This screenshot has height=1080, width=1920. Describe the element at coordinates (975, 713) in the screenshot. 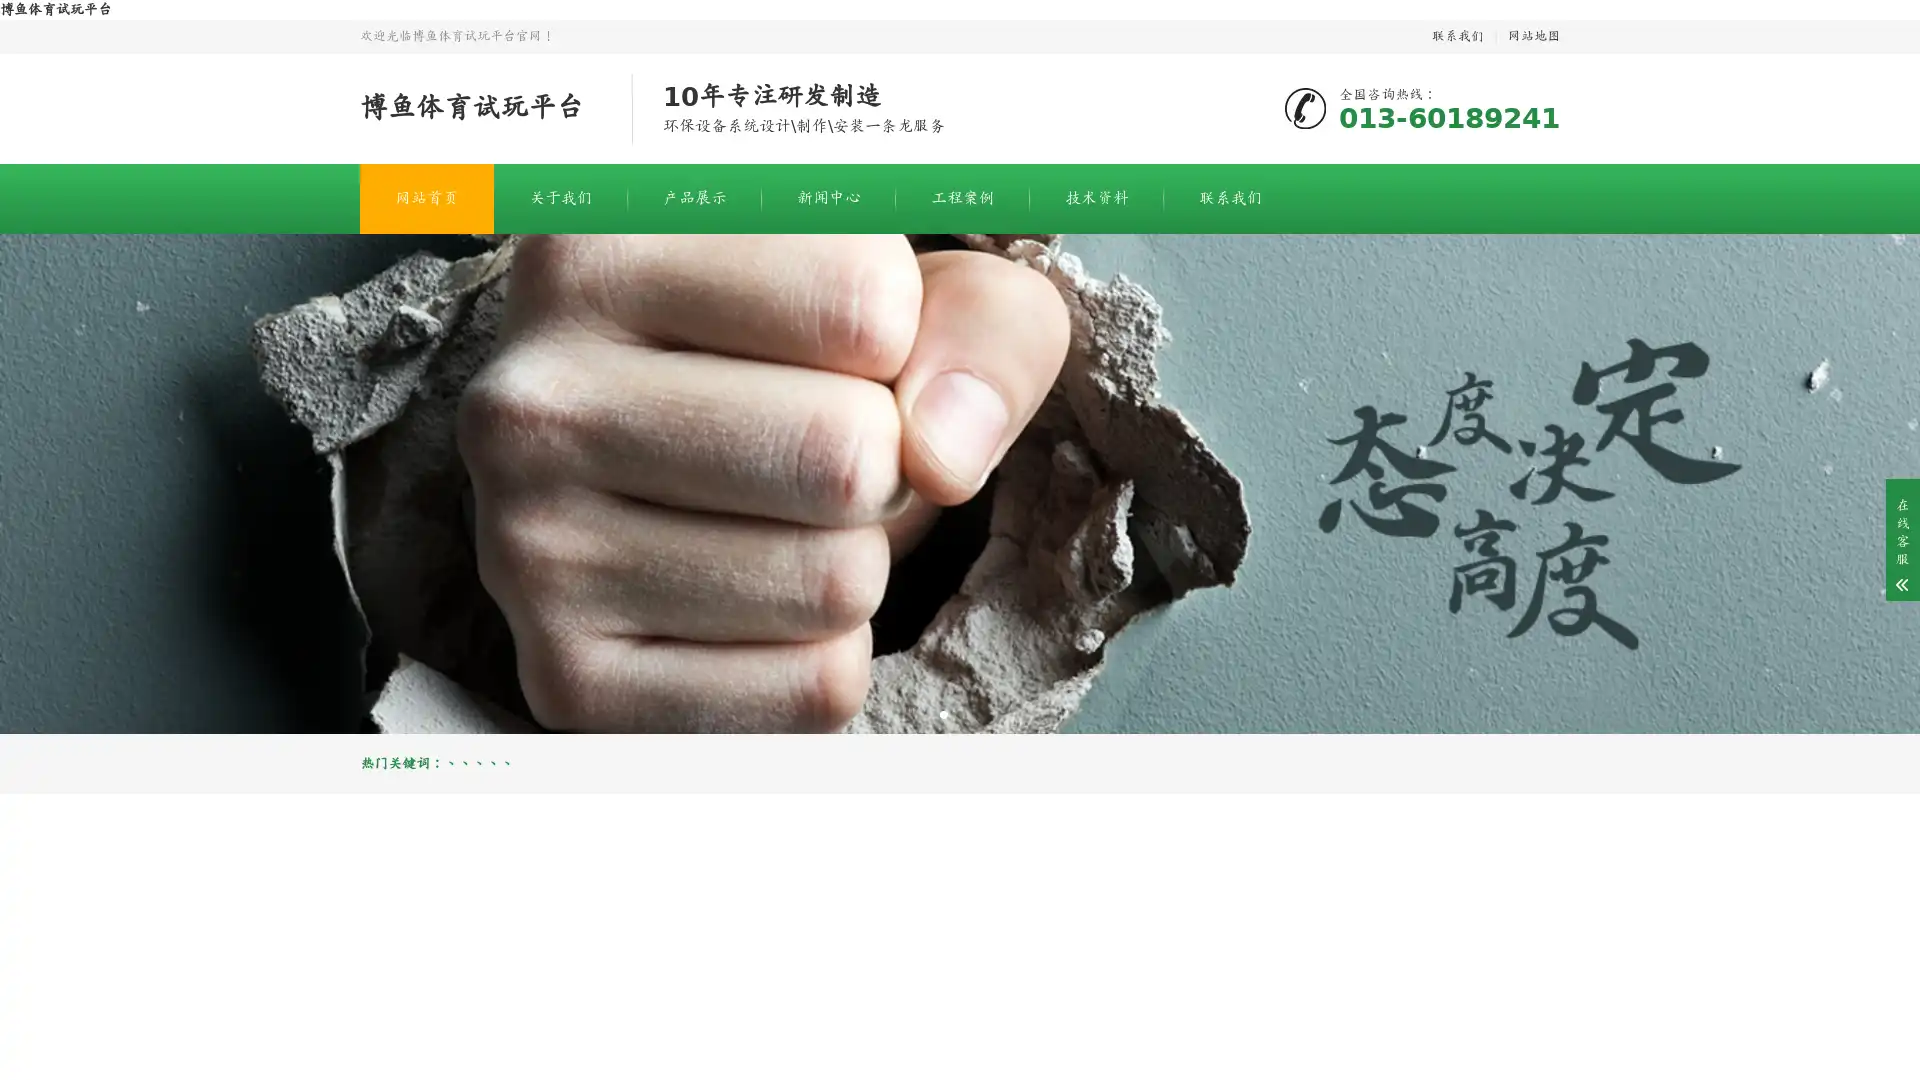

I see `Go to slide 3` at that location.